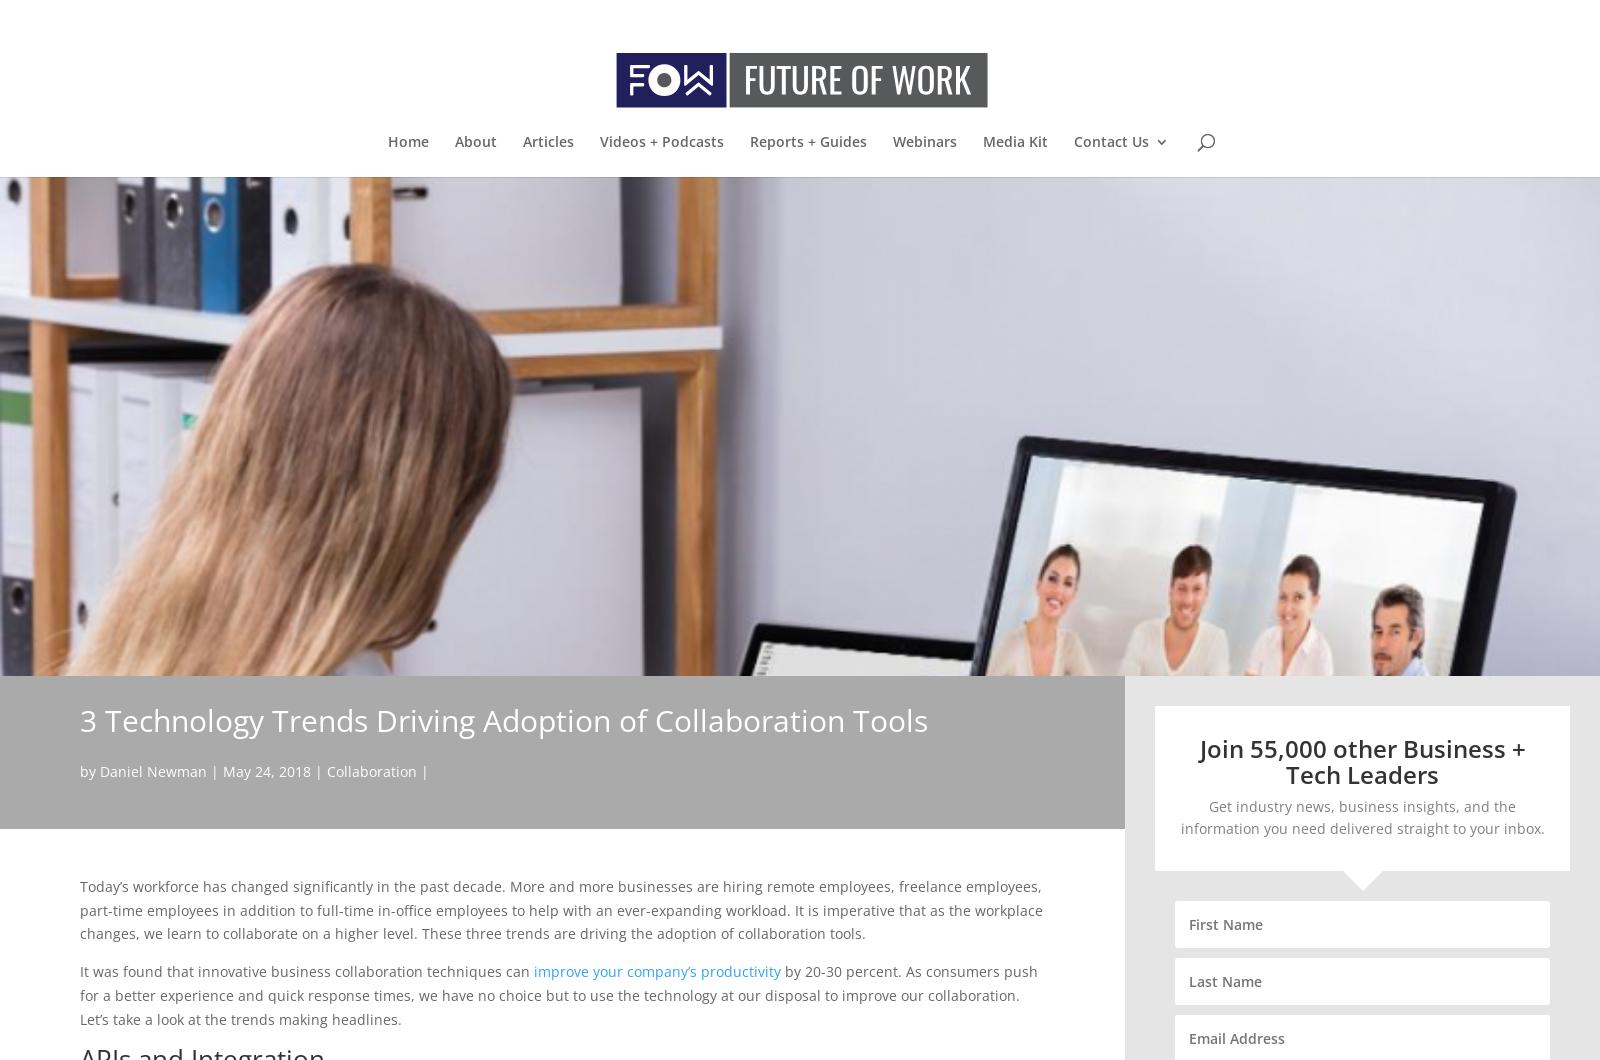 This screenshot has height=1060, width=1600. What do you see at coordinates (806, 140) in the screenshot?
I see `'Reports + Guides'` at bounding box center [806, 140].